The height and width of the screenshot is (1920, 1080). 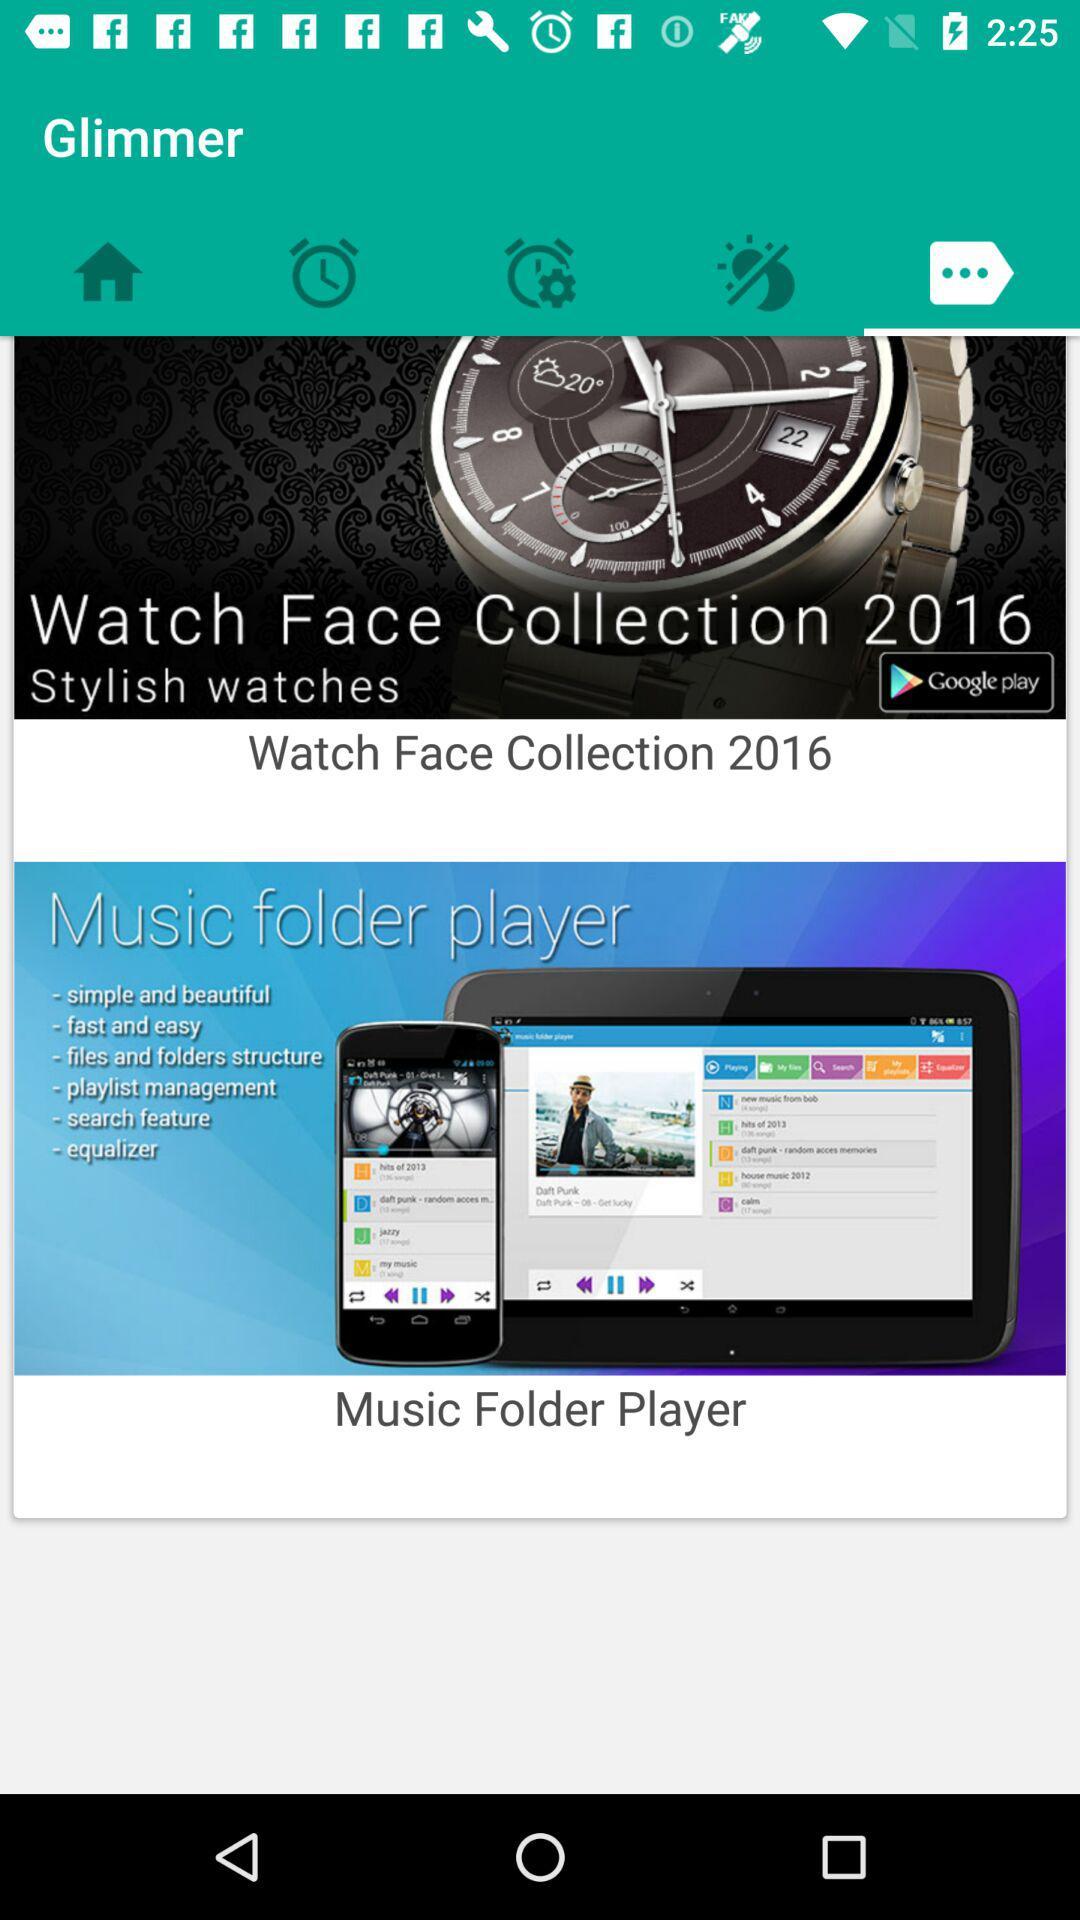 What do you see at coordinates (540, 527) in the screenshot?
I see `open image` at bounding box center [540, 527].